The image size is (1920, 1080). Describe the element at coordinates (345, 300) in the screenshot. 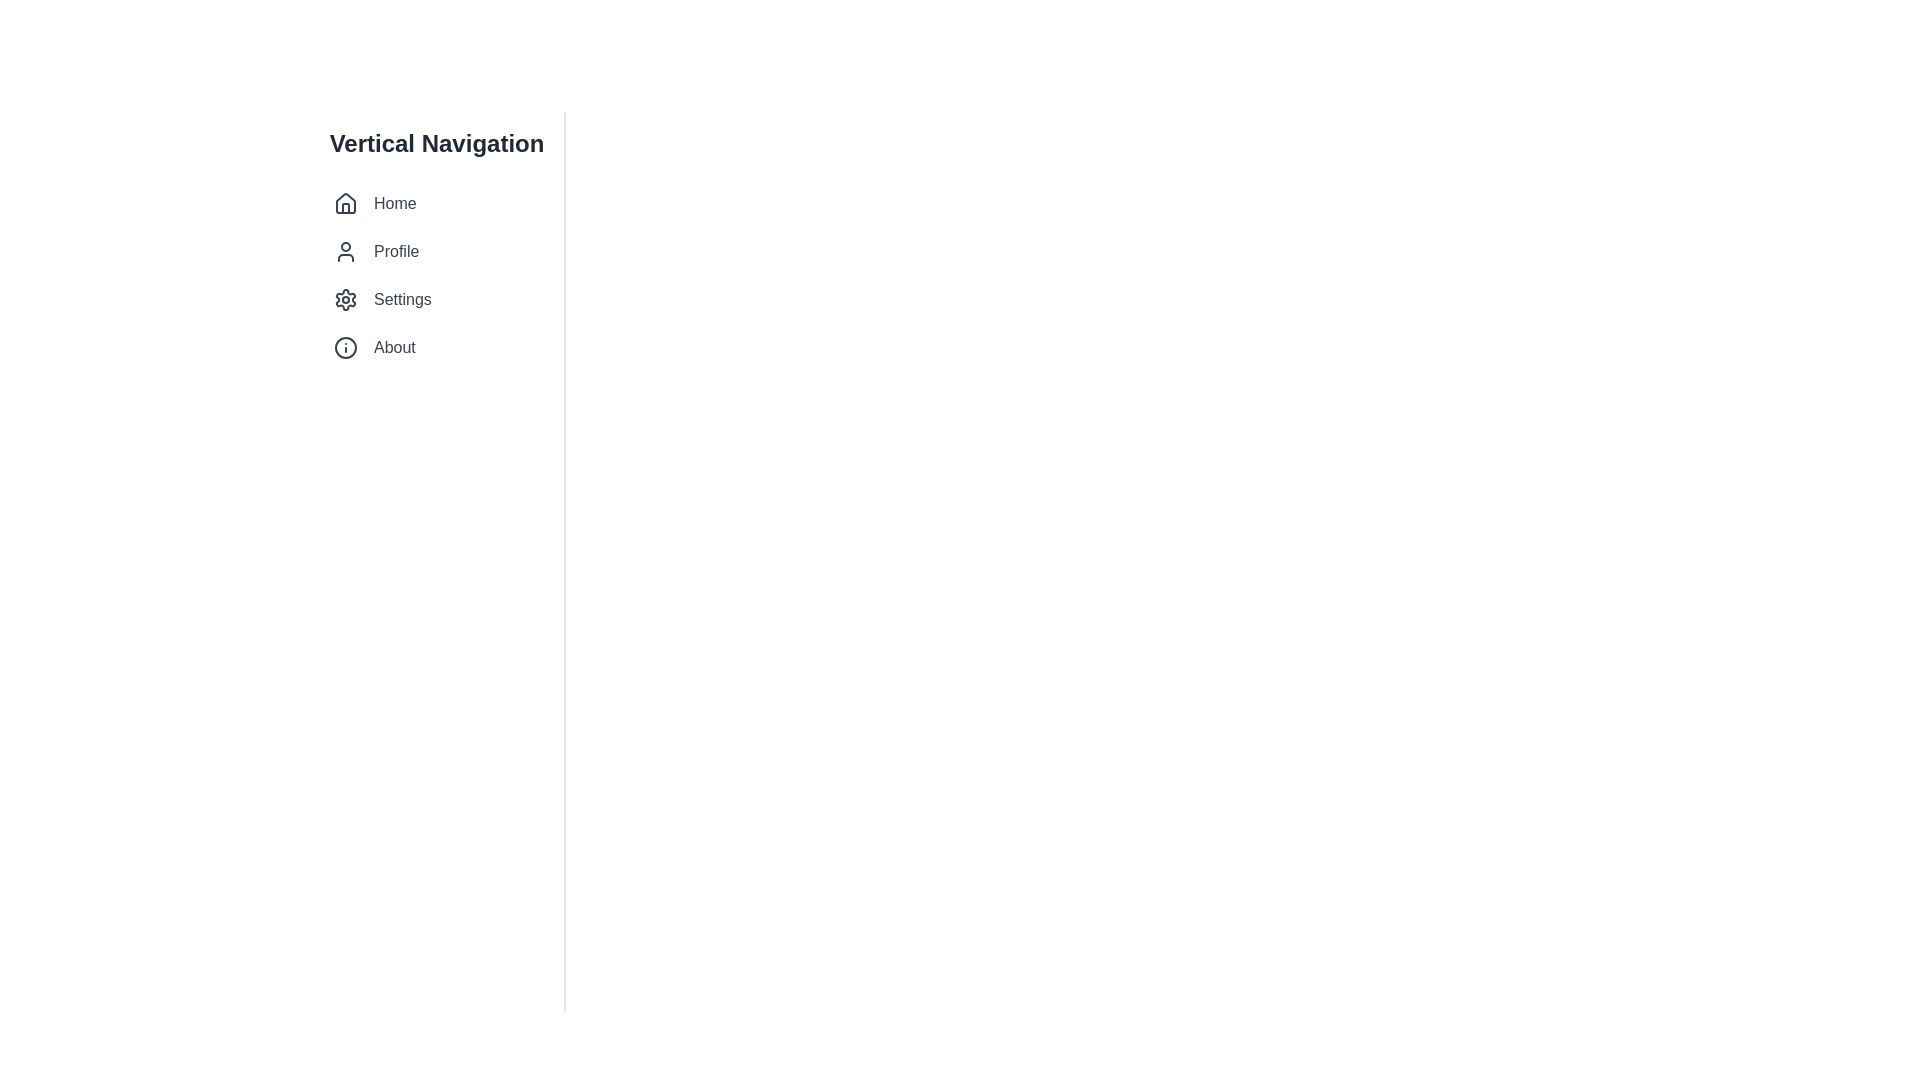

I see `the gear icon in the vertical navigation menu` at that location.